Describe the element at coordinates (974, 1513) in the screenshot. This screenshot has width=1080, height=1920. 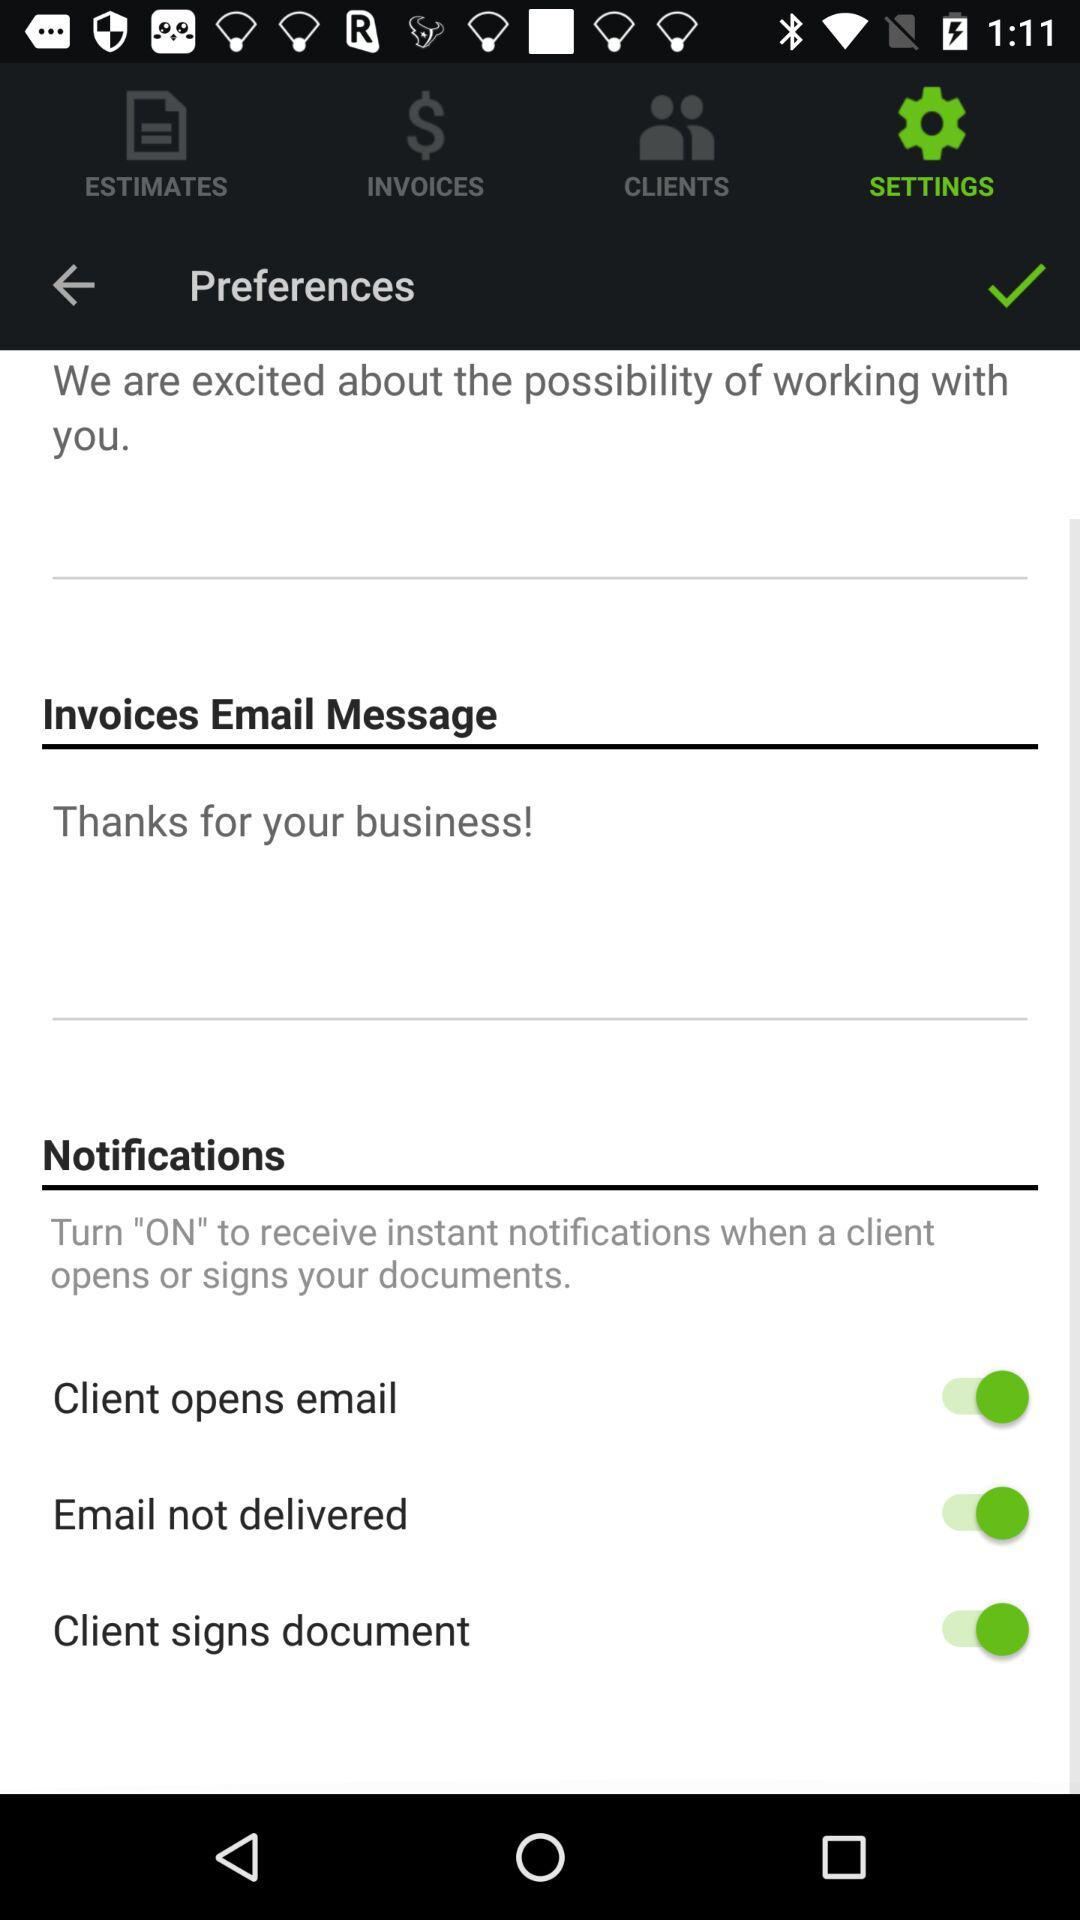
I see `notification for email not delivered` at that location.